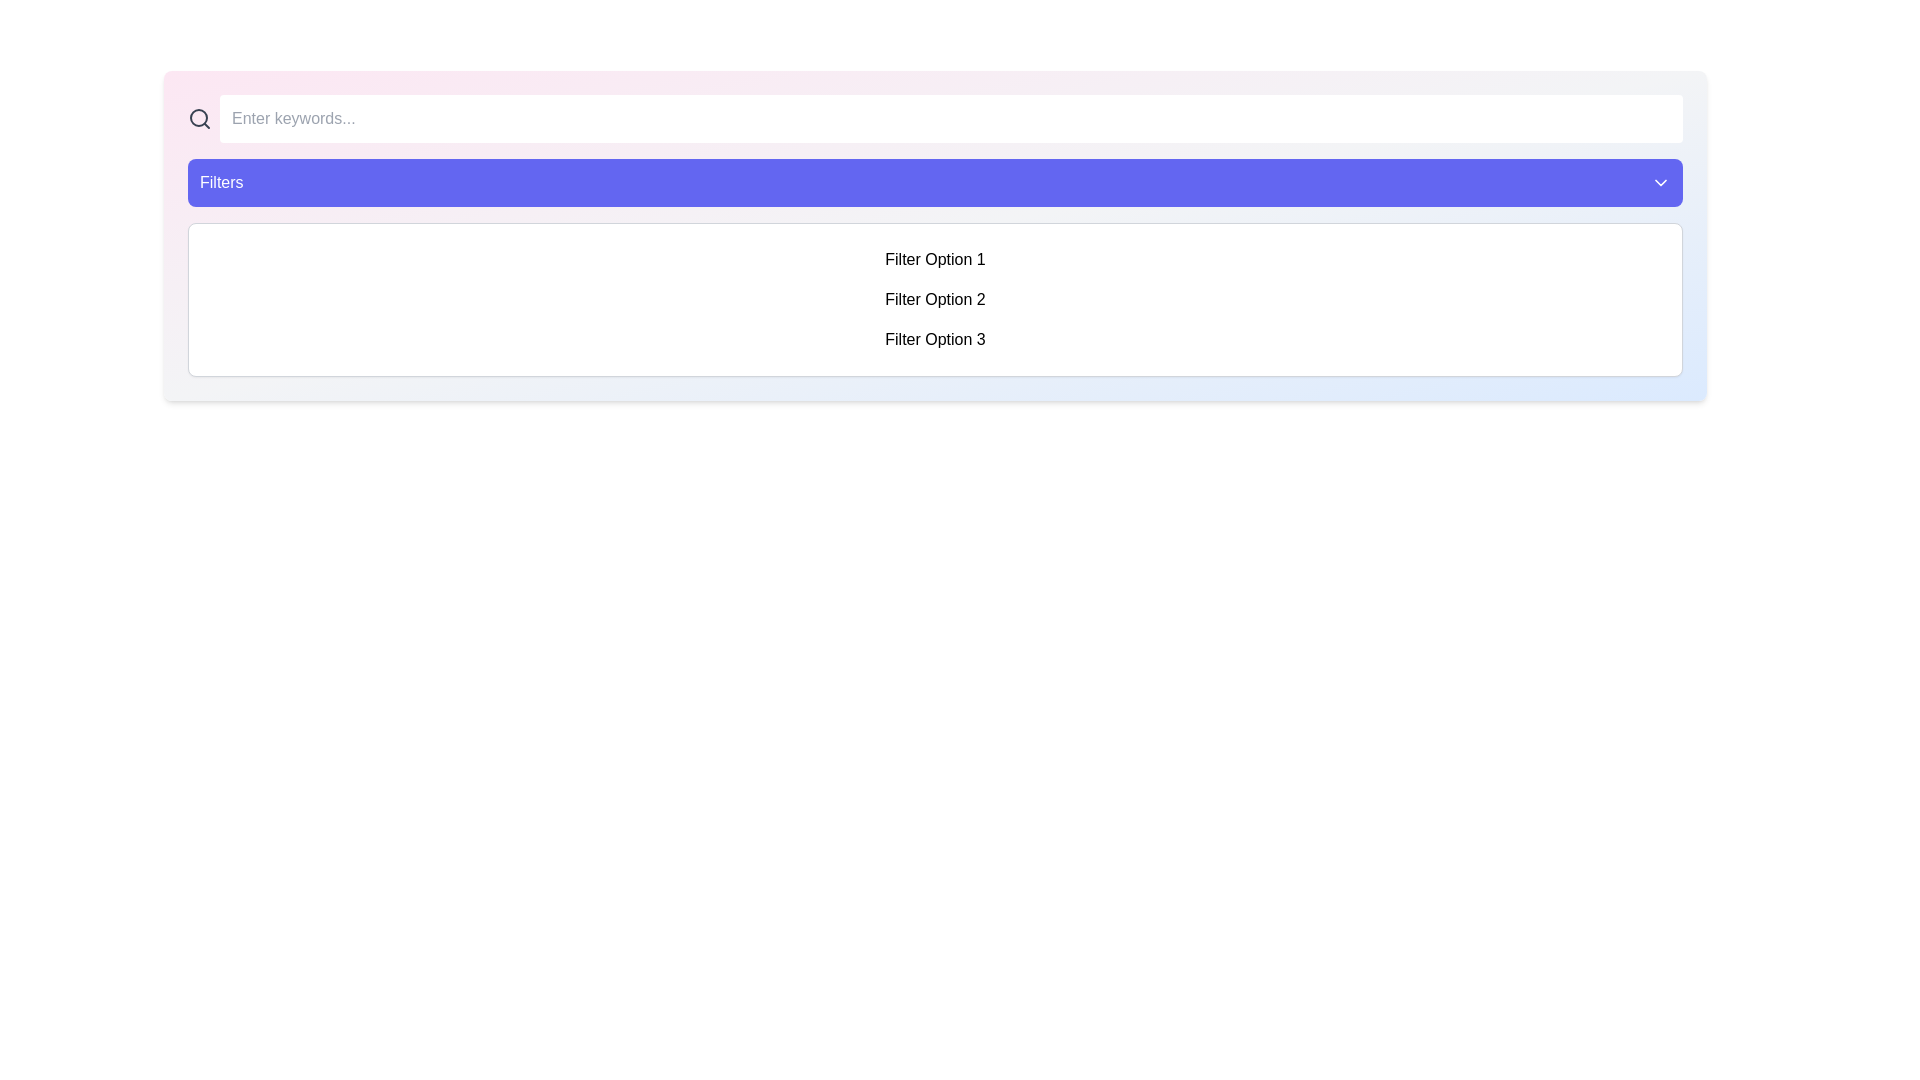  Describe the element at coordinates (934, 300) in the screenshot. I see `the text item displaying 'Filter Option 2' in the selectable list under the 'Filters' section to trigger visual feedback` at that location.